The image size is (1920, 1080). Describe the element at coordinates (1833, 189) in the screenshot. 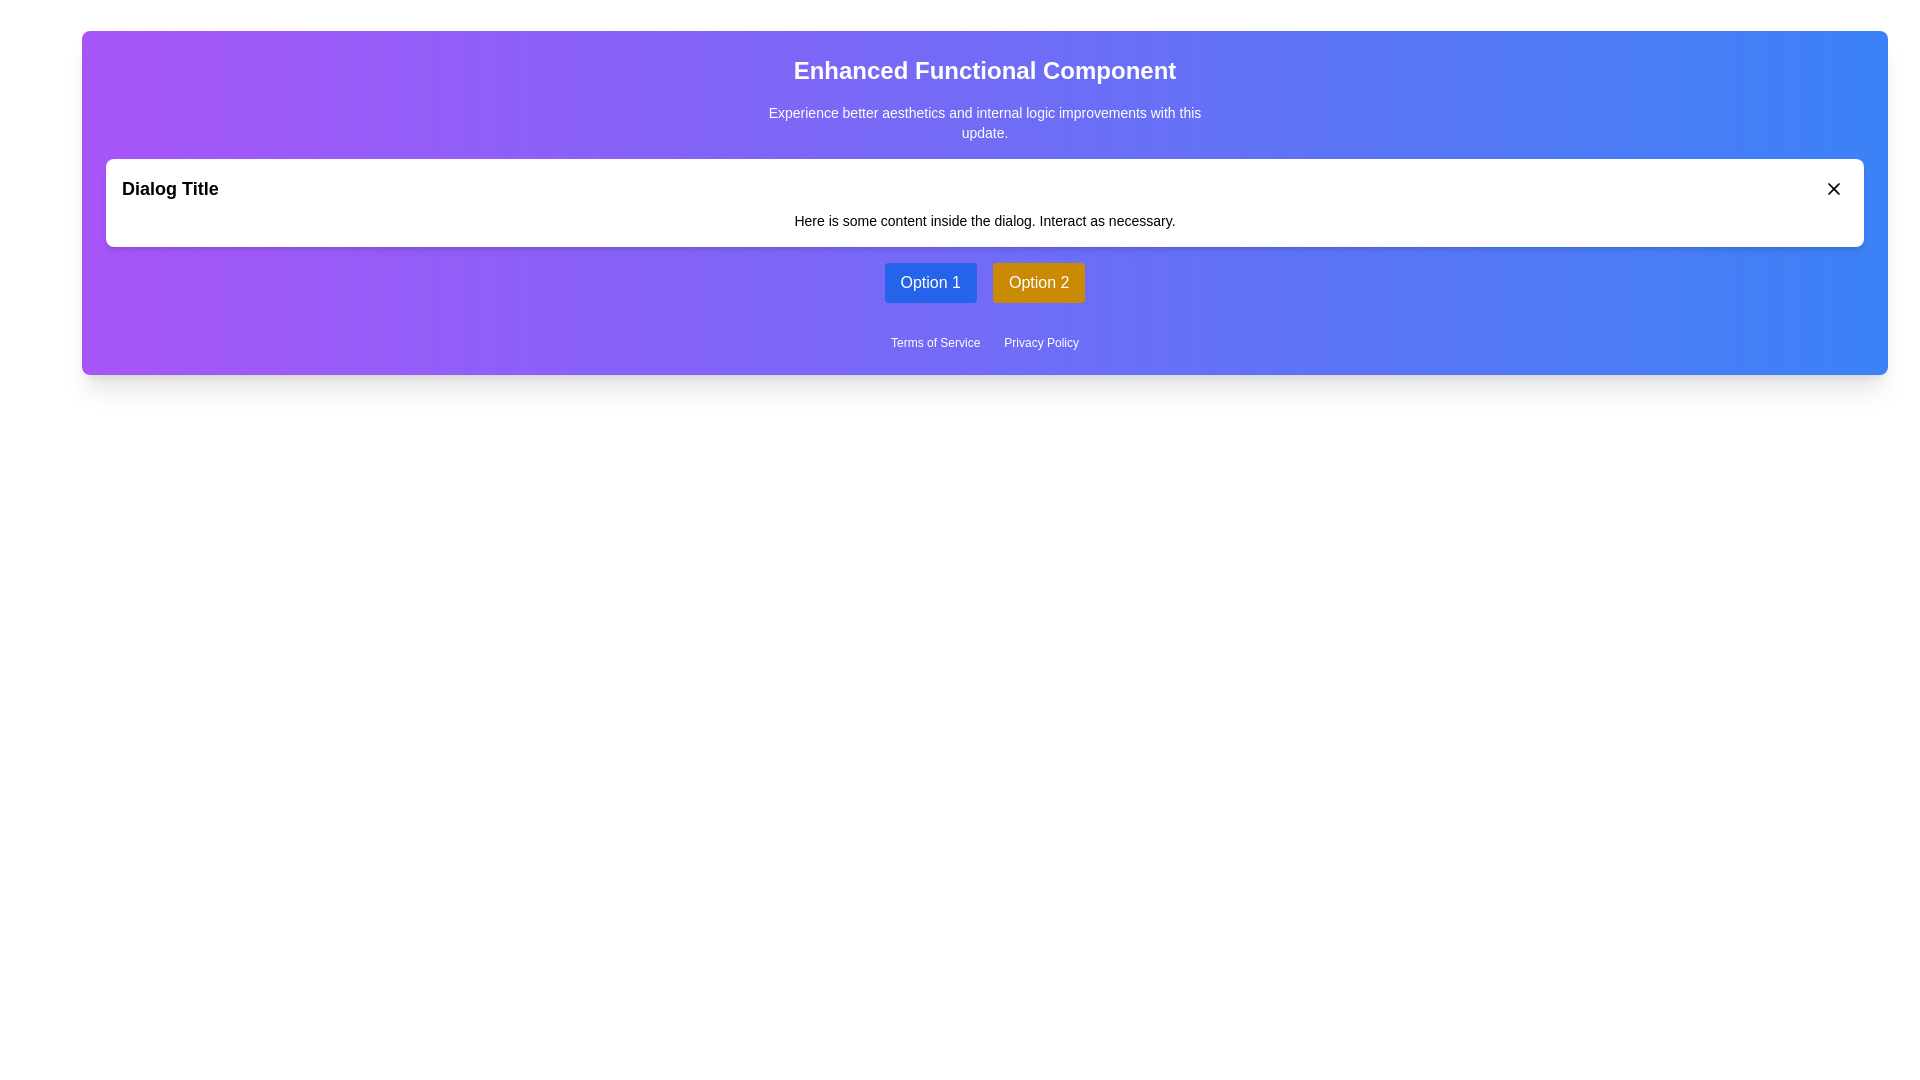

I see `the round button displaying an 'X' icon in the upper-right corner of the dialog header` at that location.